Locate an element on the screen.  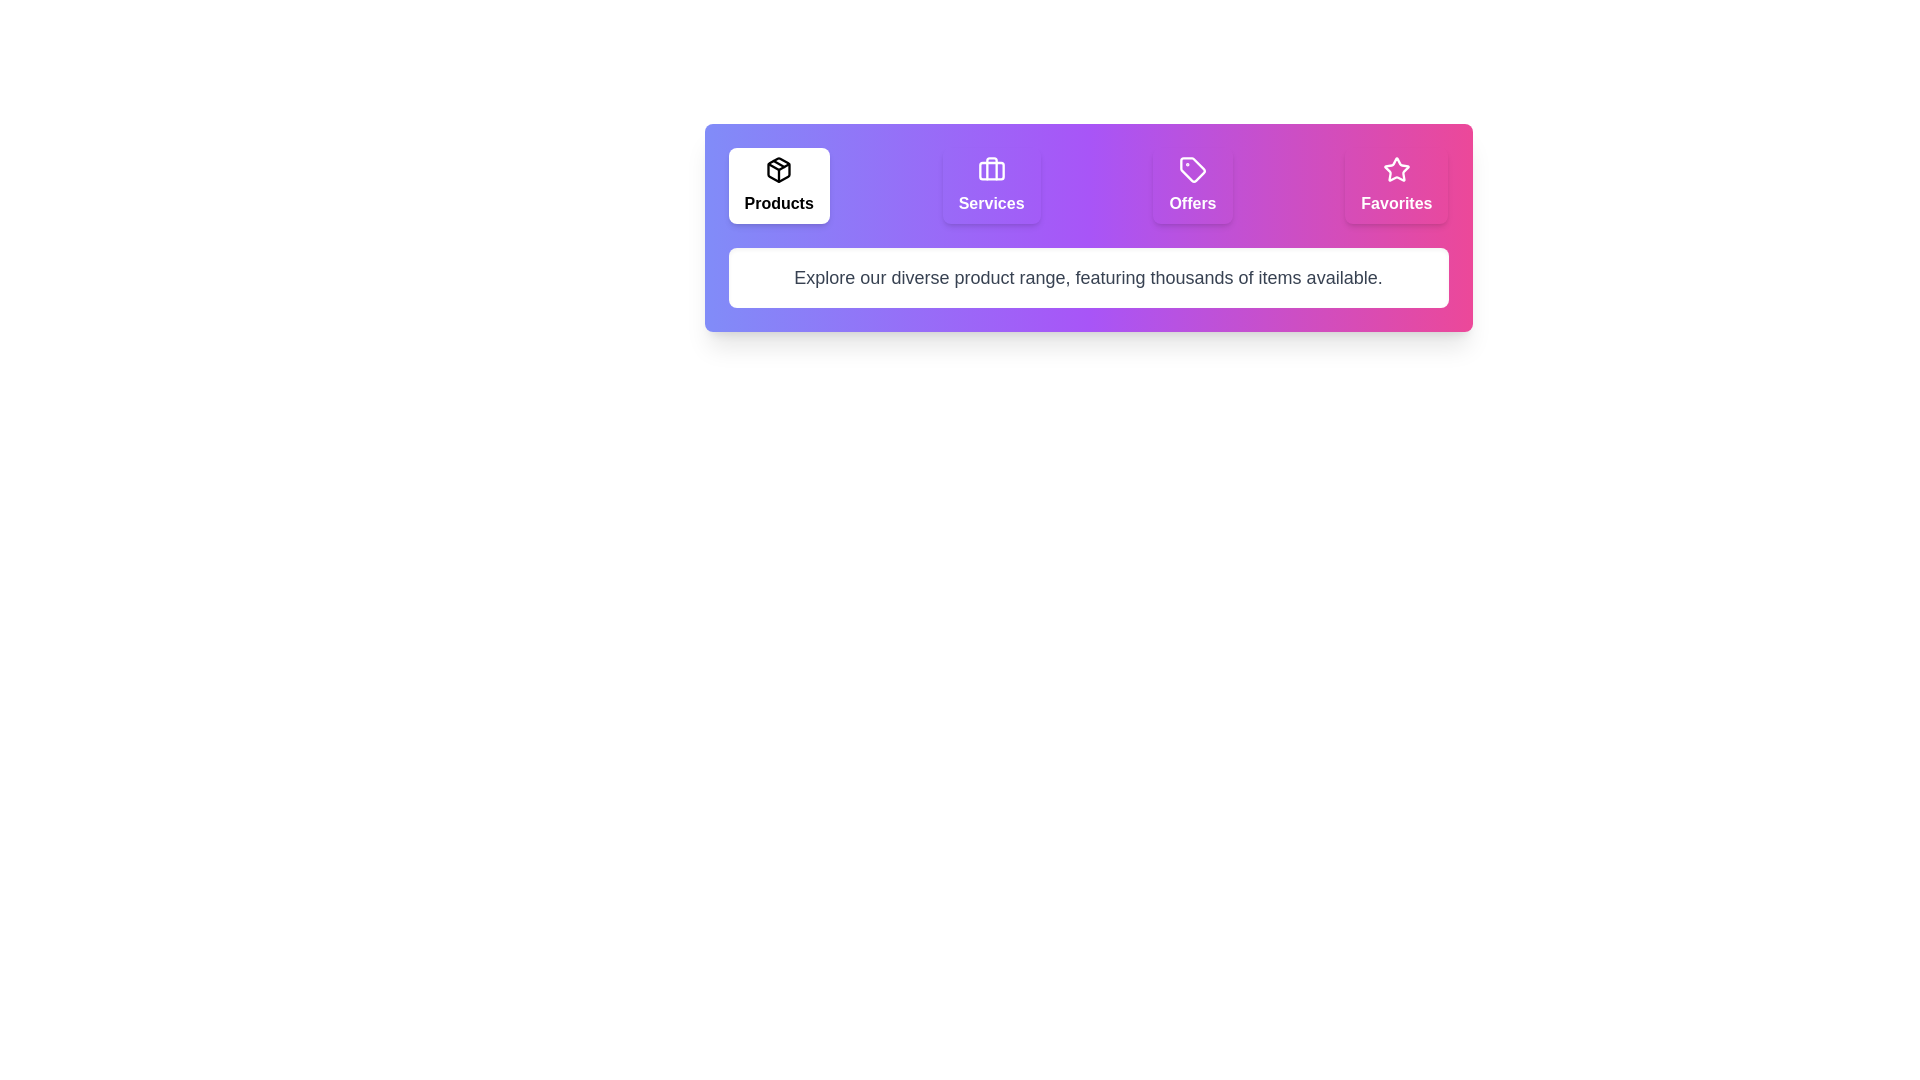
the tab labeled 'Favorites' to display its description is located at coordinates (1395, 185).